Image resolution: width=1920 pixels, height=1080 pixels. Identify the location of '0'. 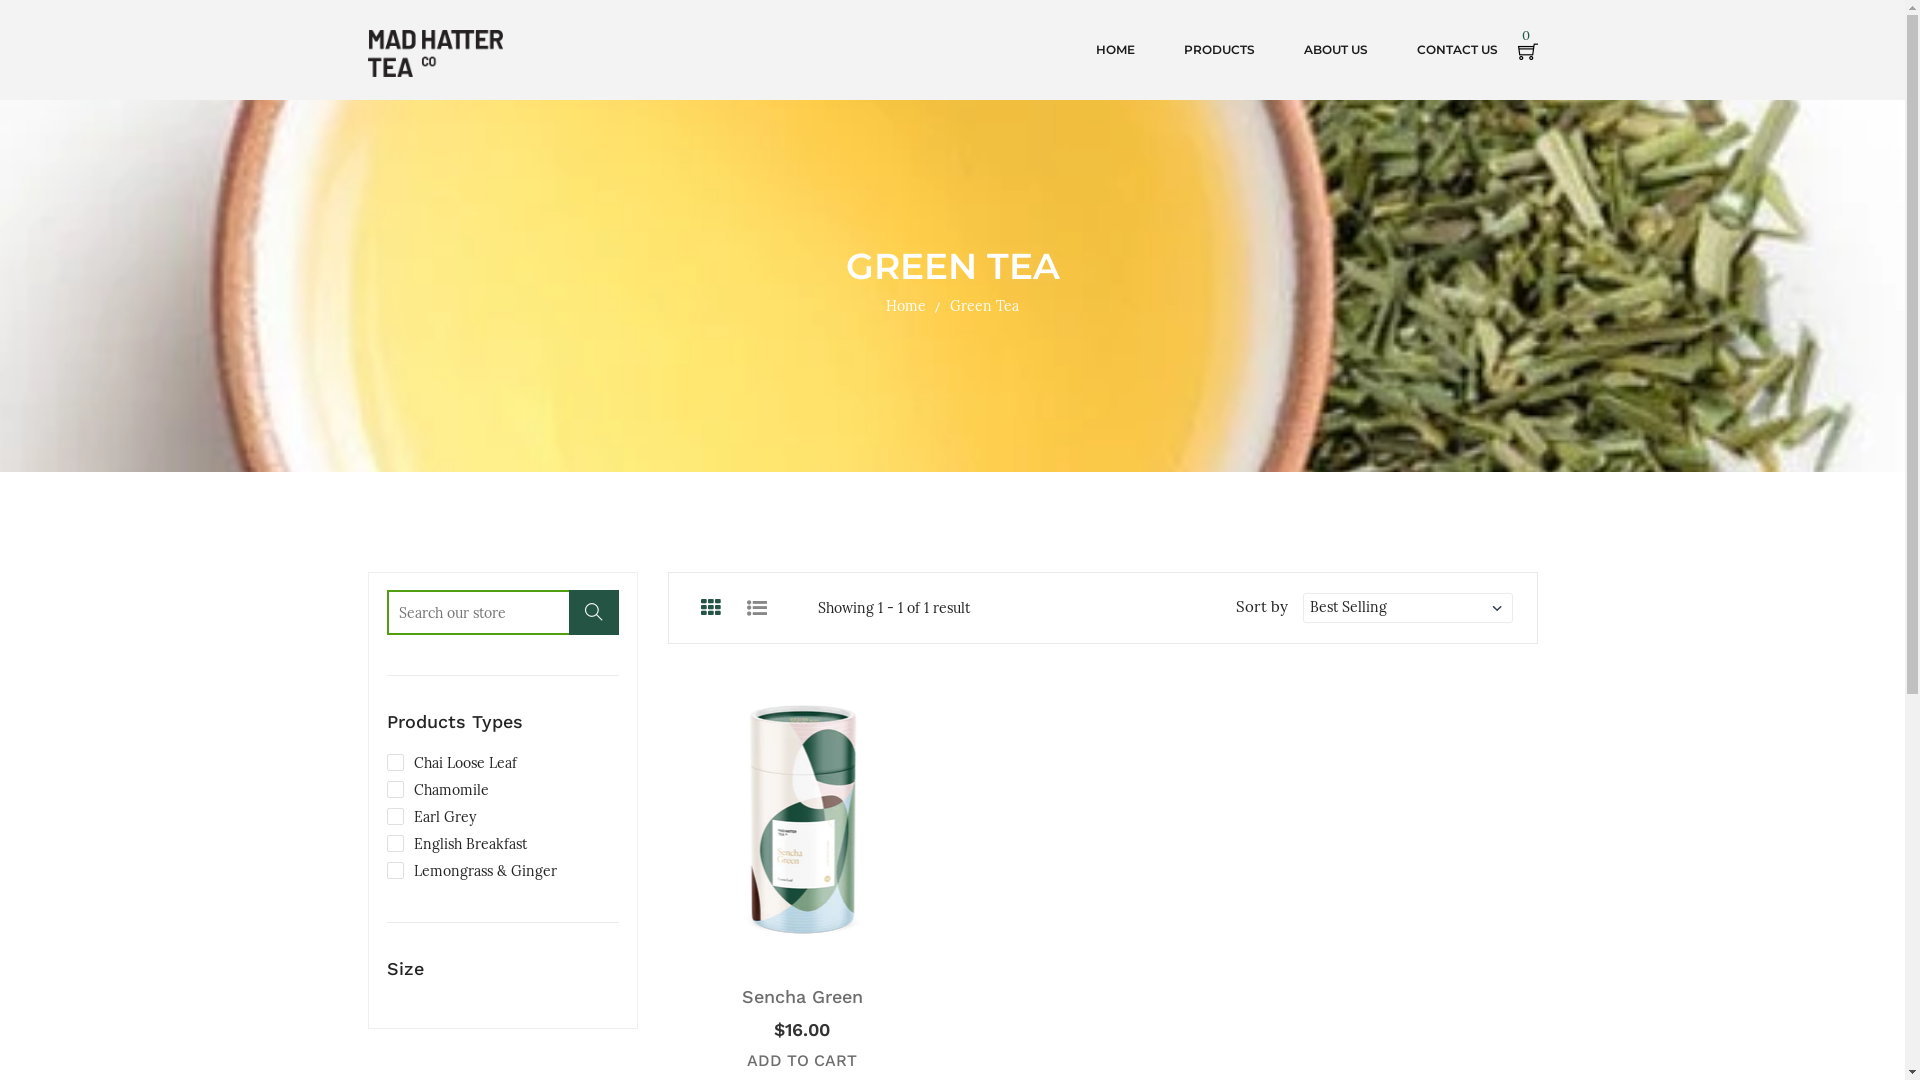
(1526, 49).